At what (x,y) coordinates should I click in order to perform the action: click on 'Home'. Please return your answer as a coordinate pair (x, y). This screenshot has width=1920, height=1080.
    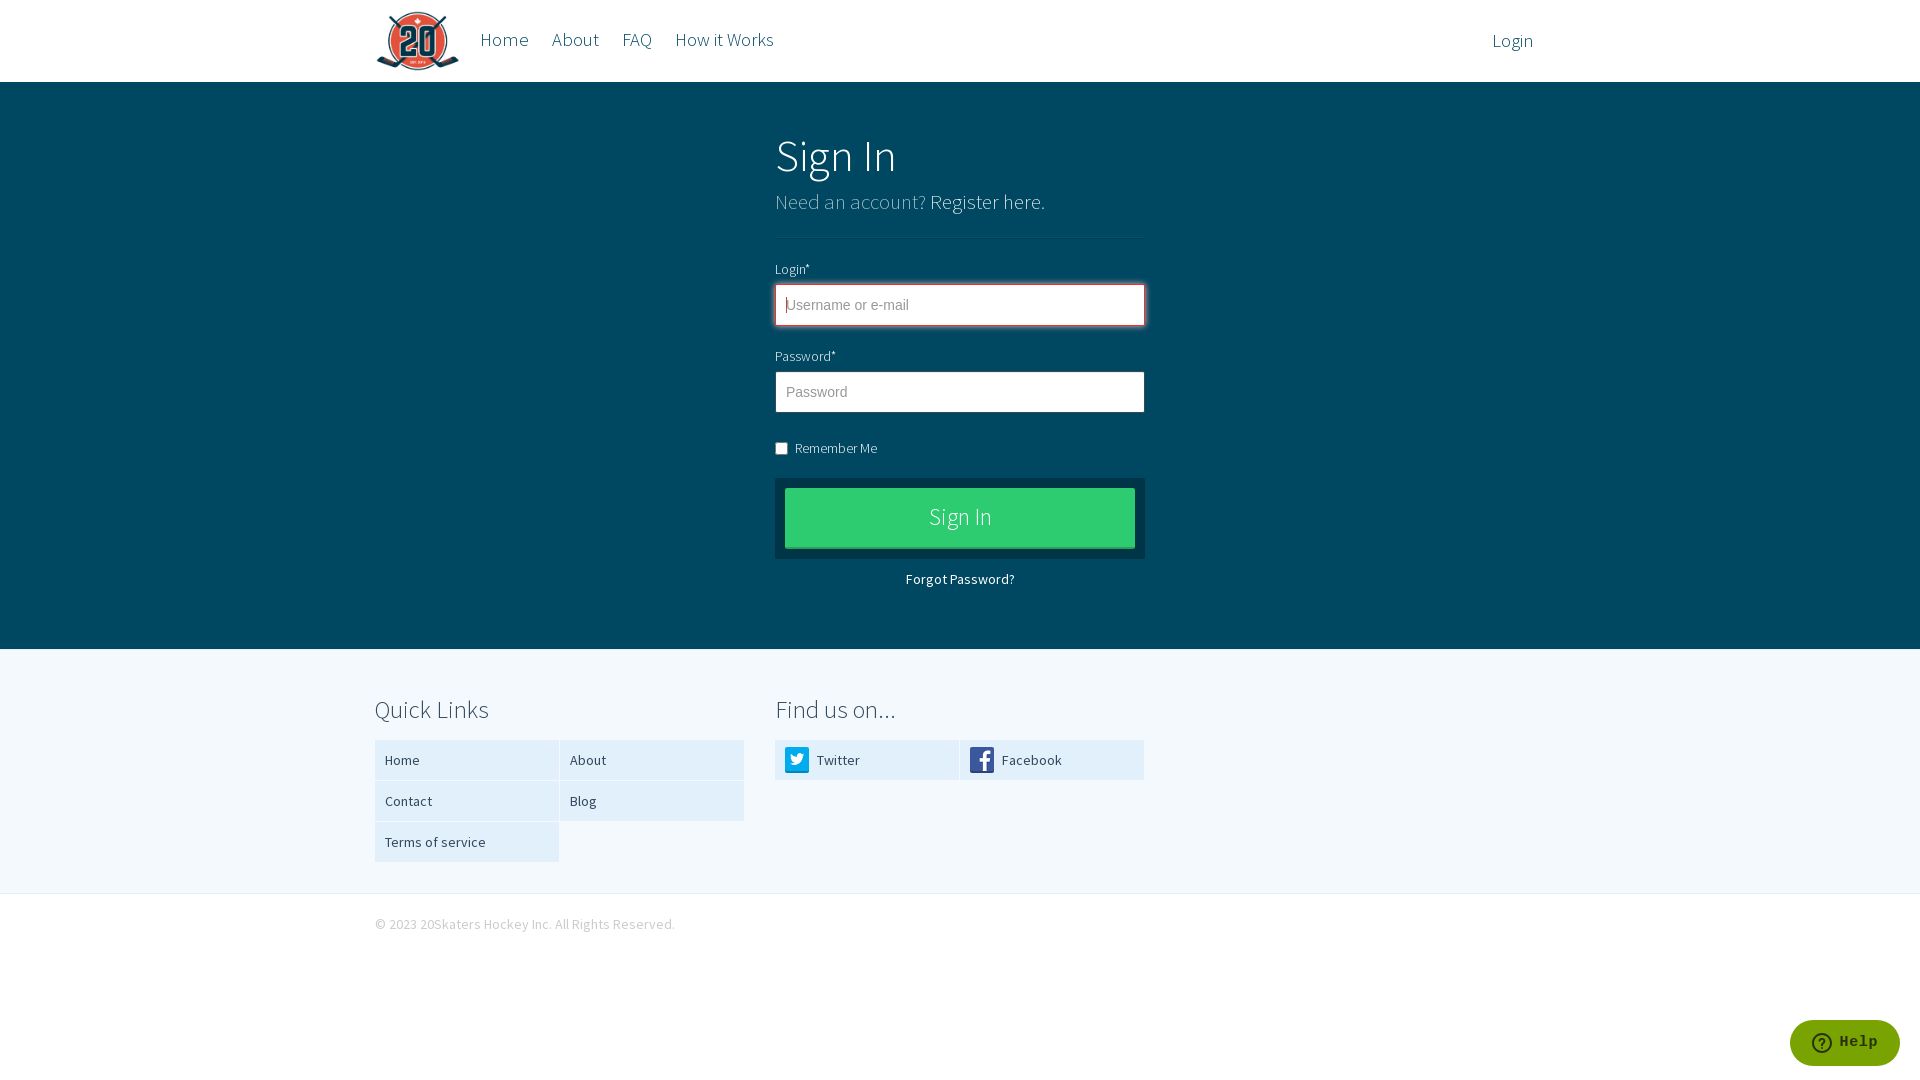
    Looking at the image, I should click on (466, 760).